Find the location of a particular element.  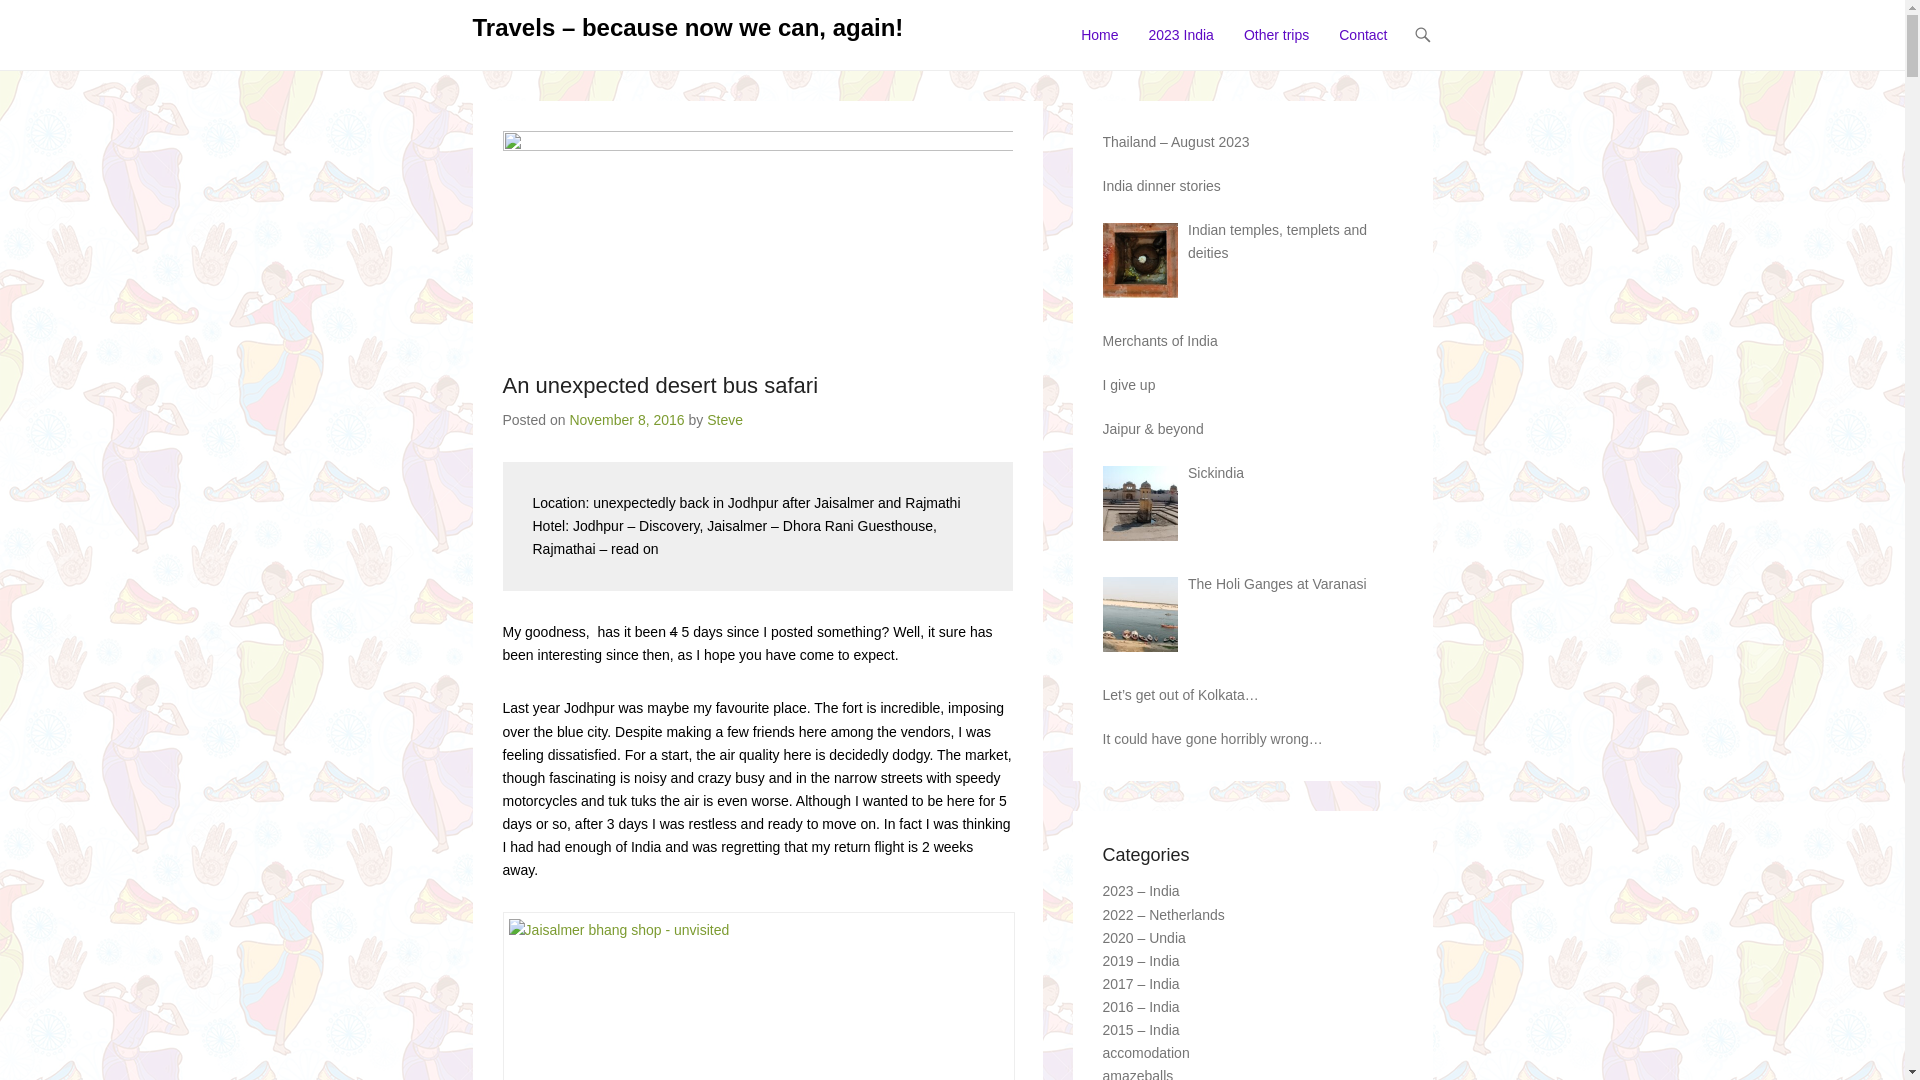

'November 8, 2016' is located at coordinates (568, 419).